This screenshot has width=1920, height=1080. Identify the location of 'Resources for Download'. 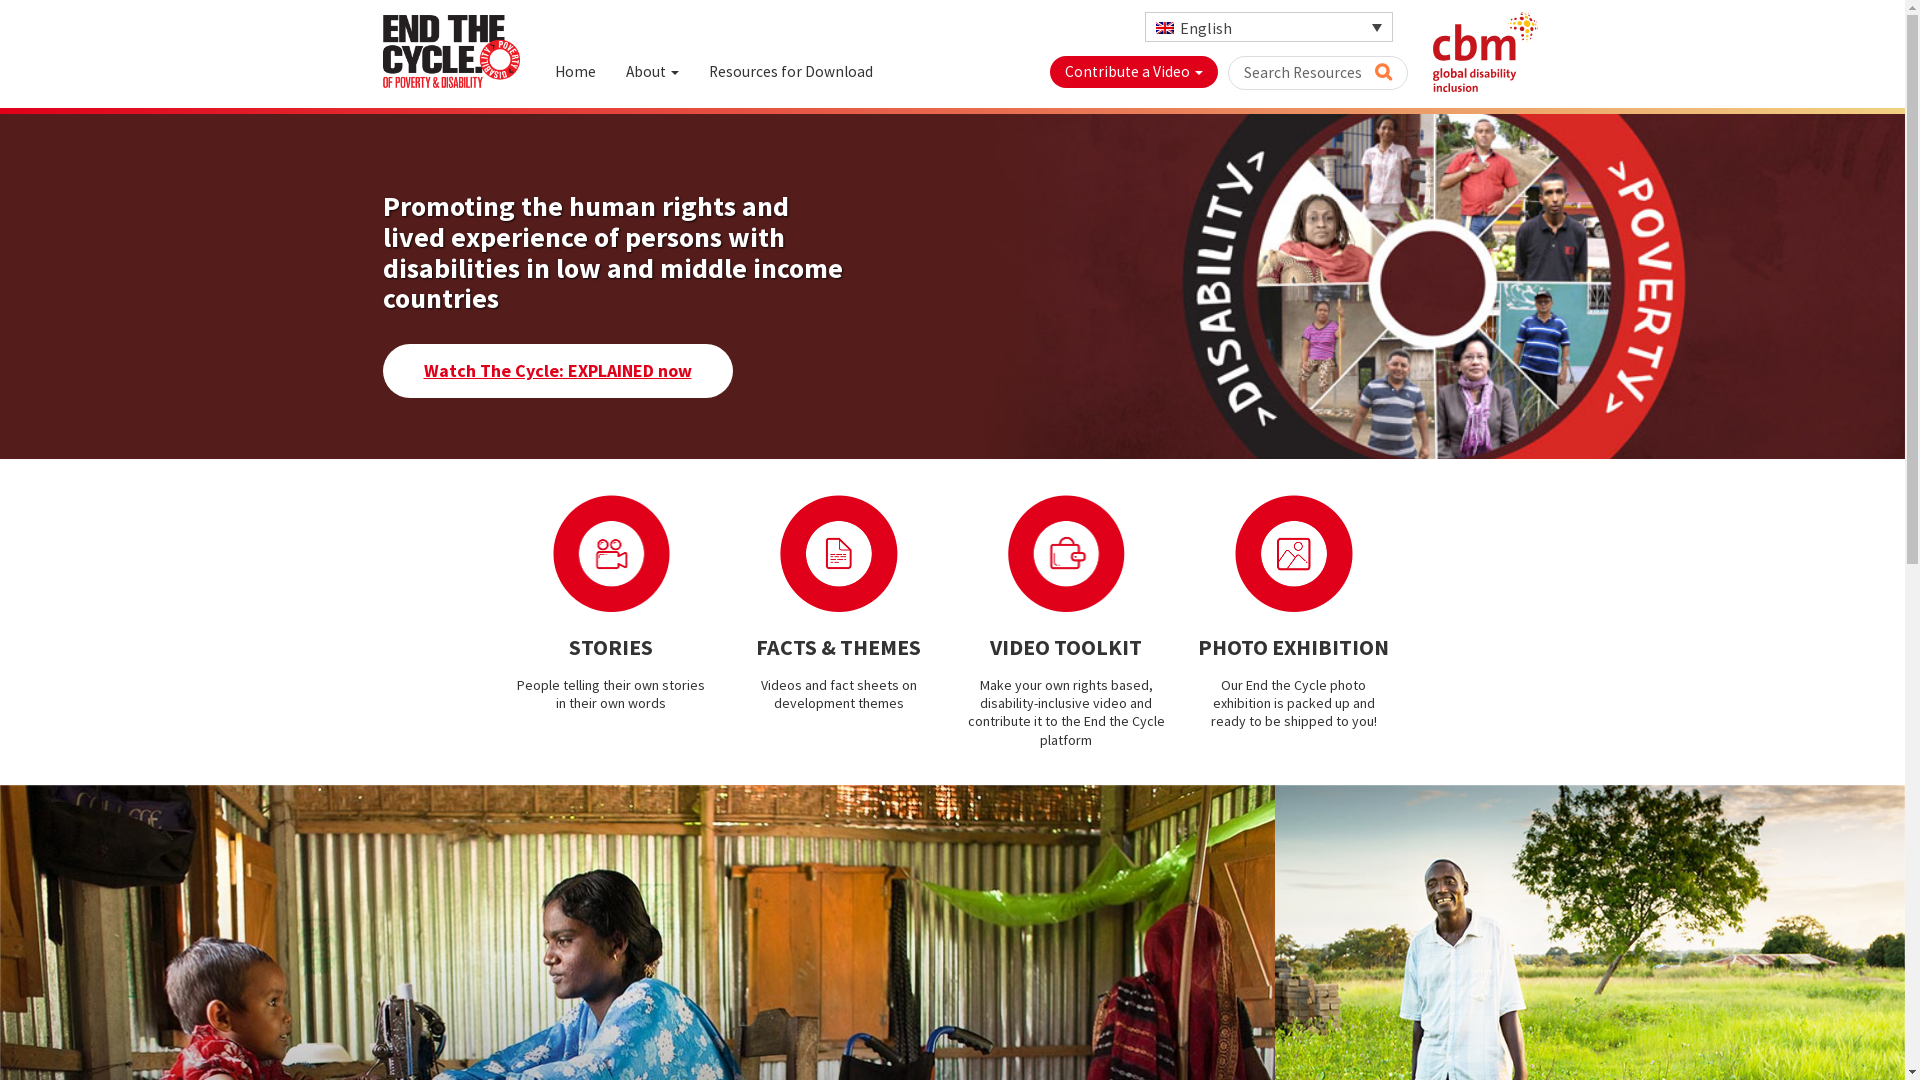
(694, 71).